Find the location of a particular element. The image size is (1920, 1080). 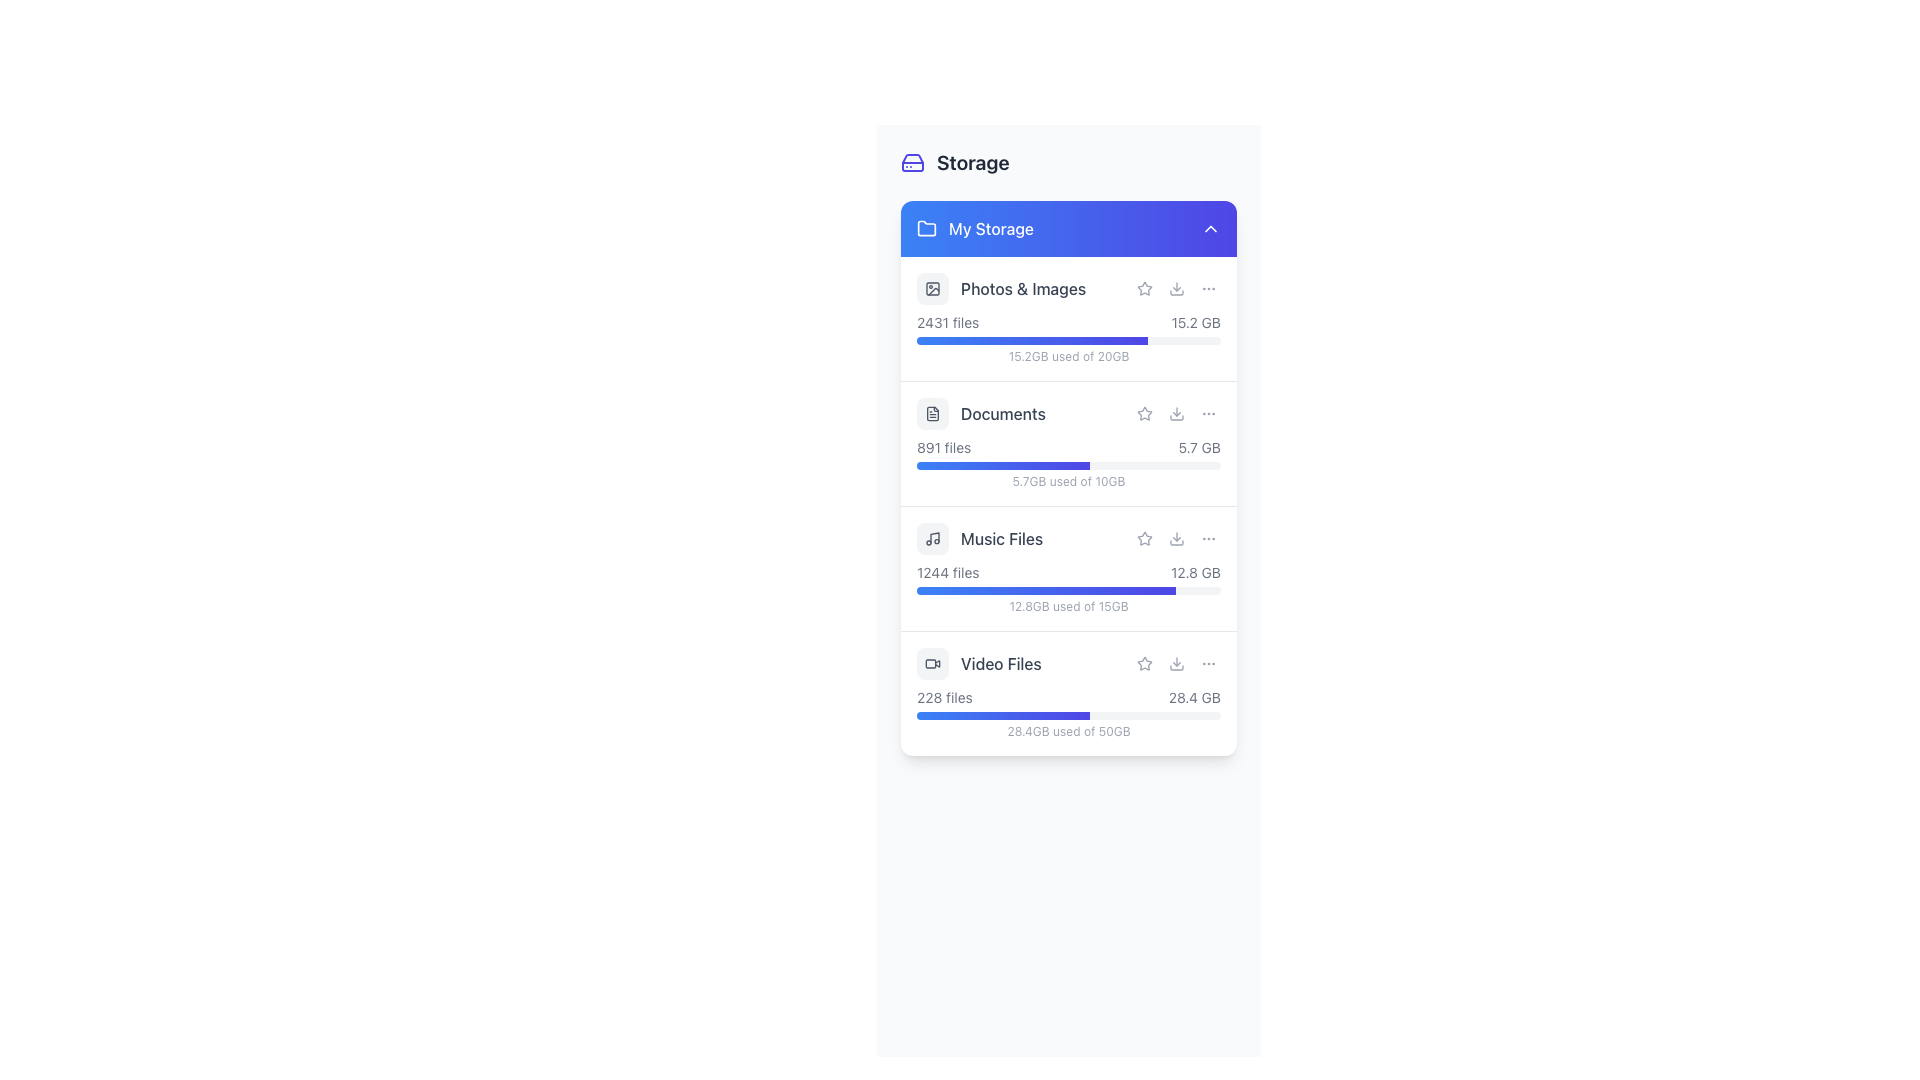

the text label indicating the total number of files in the 'Photos & Images' category within the storage summary interface is located at coordinates (947, 322).